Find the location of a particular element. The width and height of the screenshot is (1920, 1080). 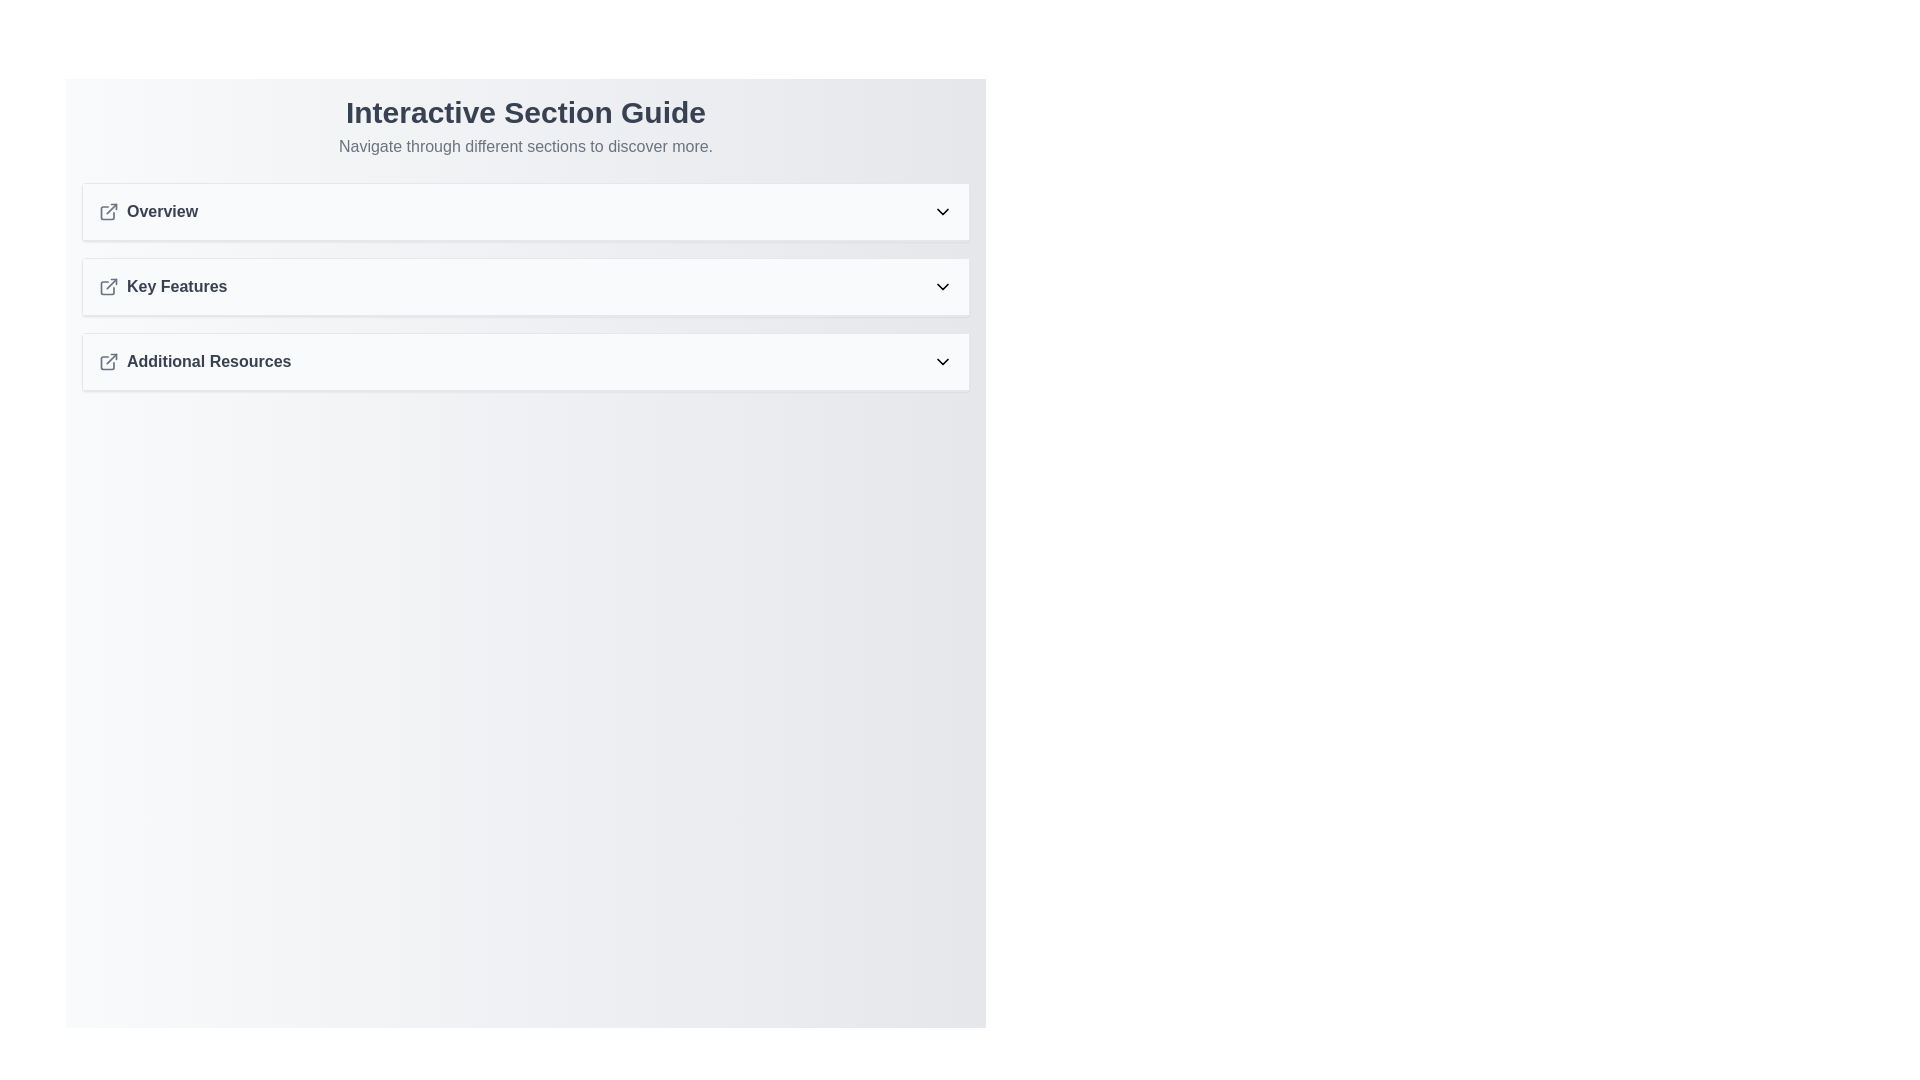

the Menu item with an icon for navigating to additional resources located in the 'Interactive Section Guide', which is the third entry under 'Overview' and 'Key Features' is located at coordinates (195, 362).